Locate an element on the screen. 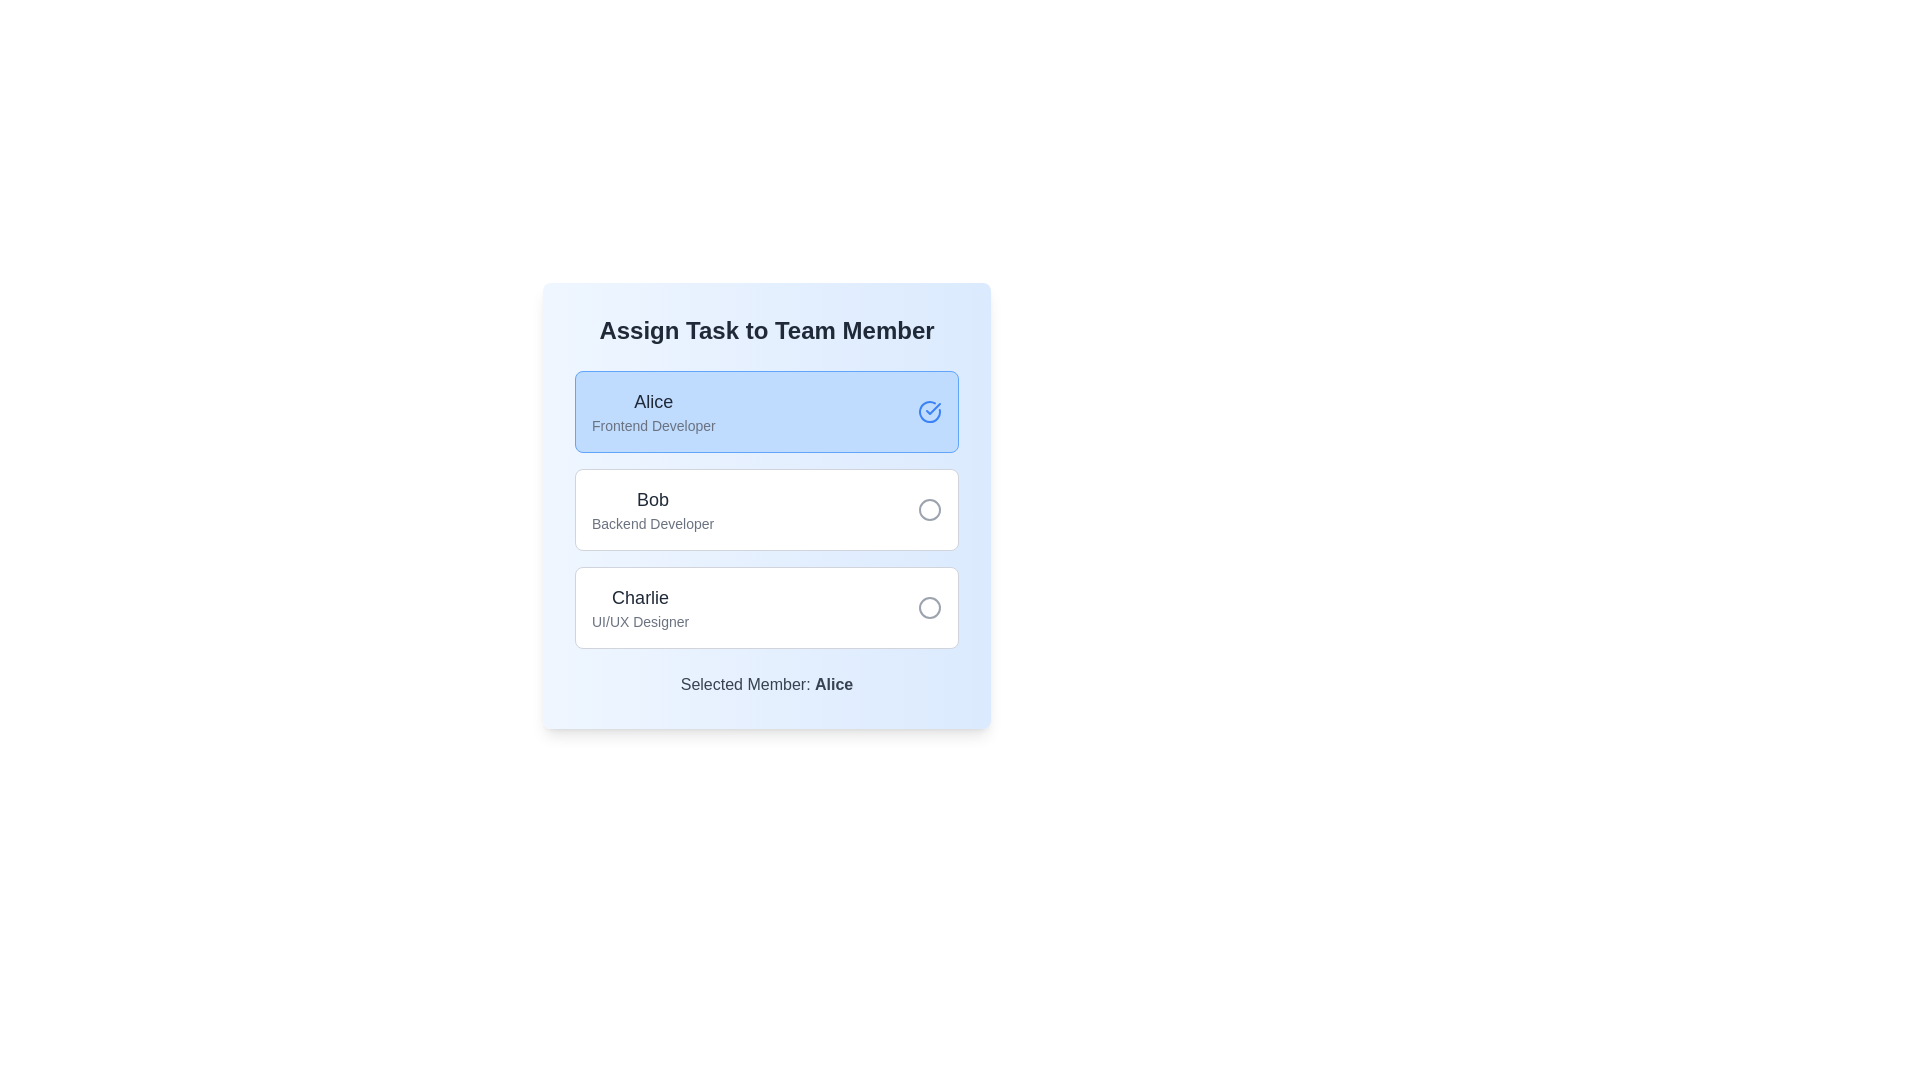 The image size is (1920, 1080). the team member labeled 'Charlie' is located at coordinates (640, 596).